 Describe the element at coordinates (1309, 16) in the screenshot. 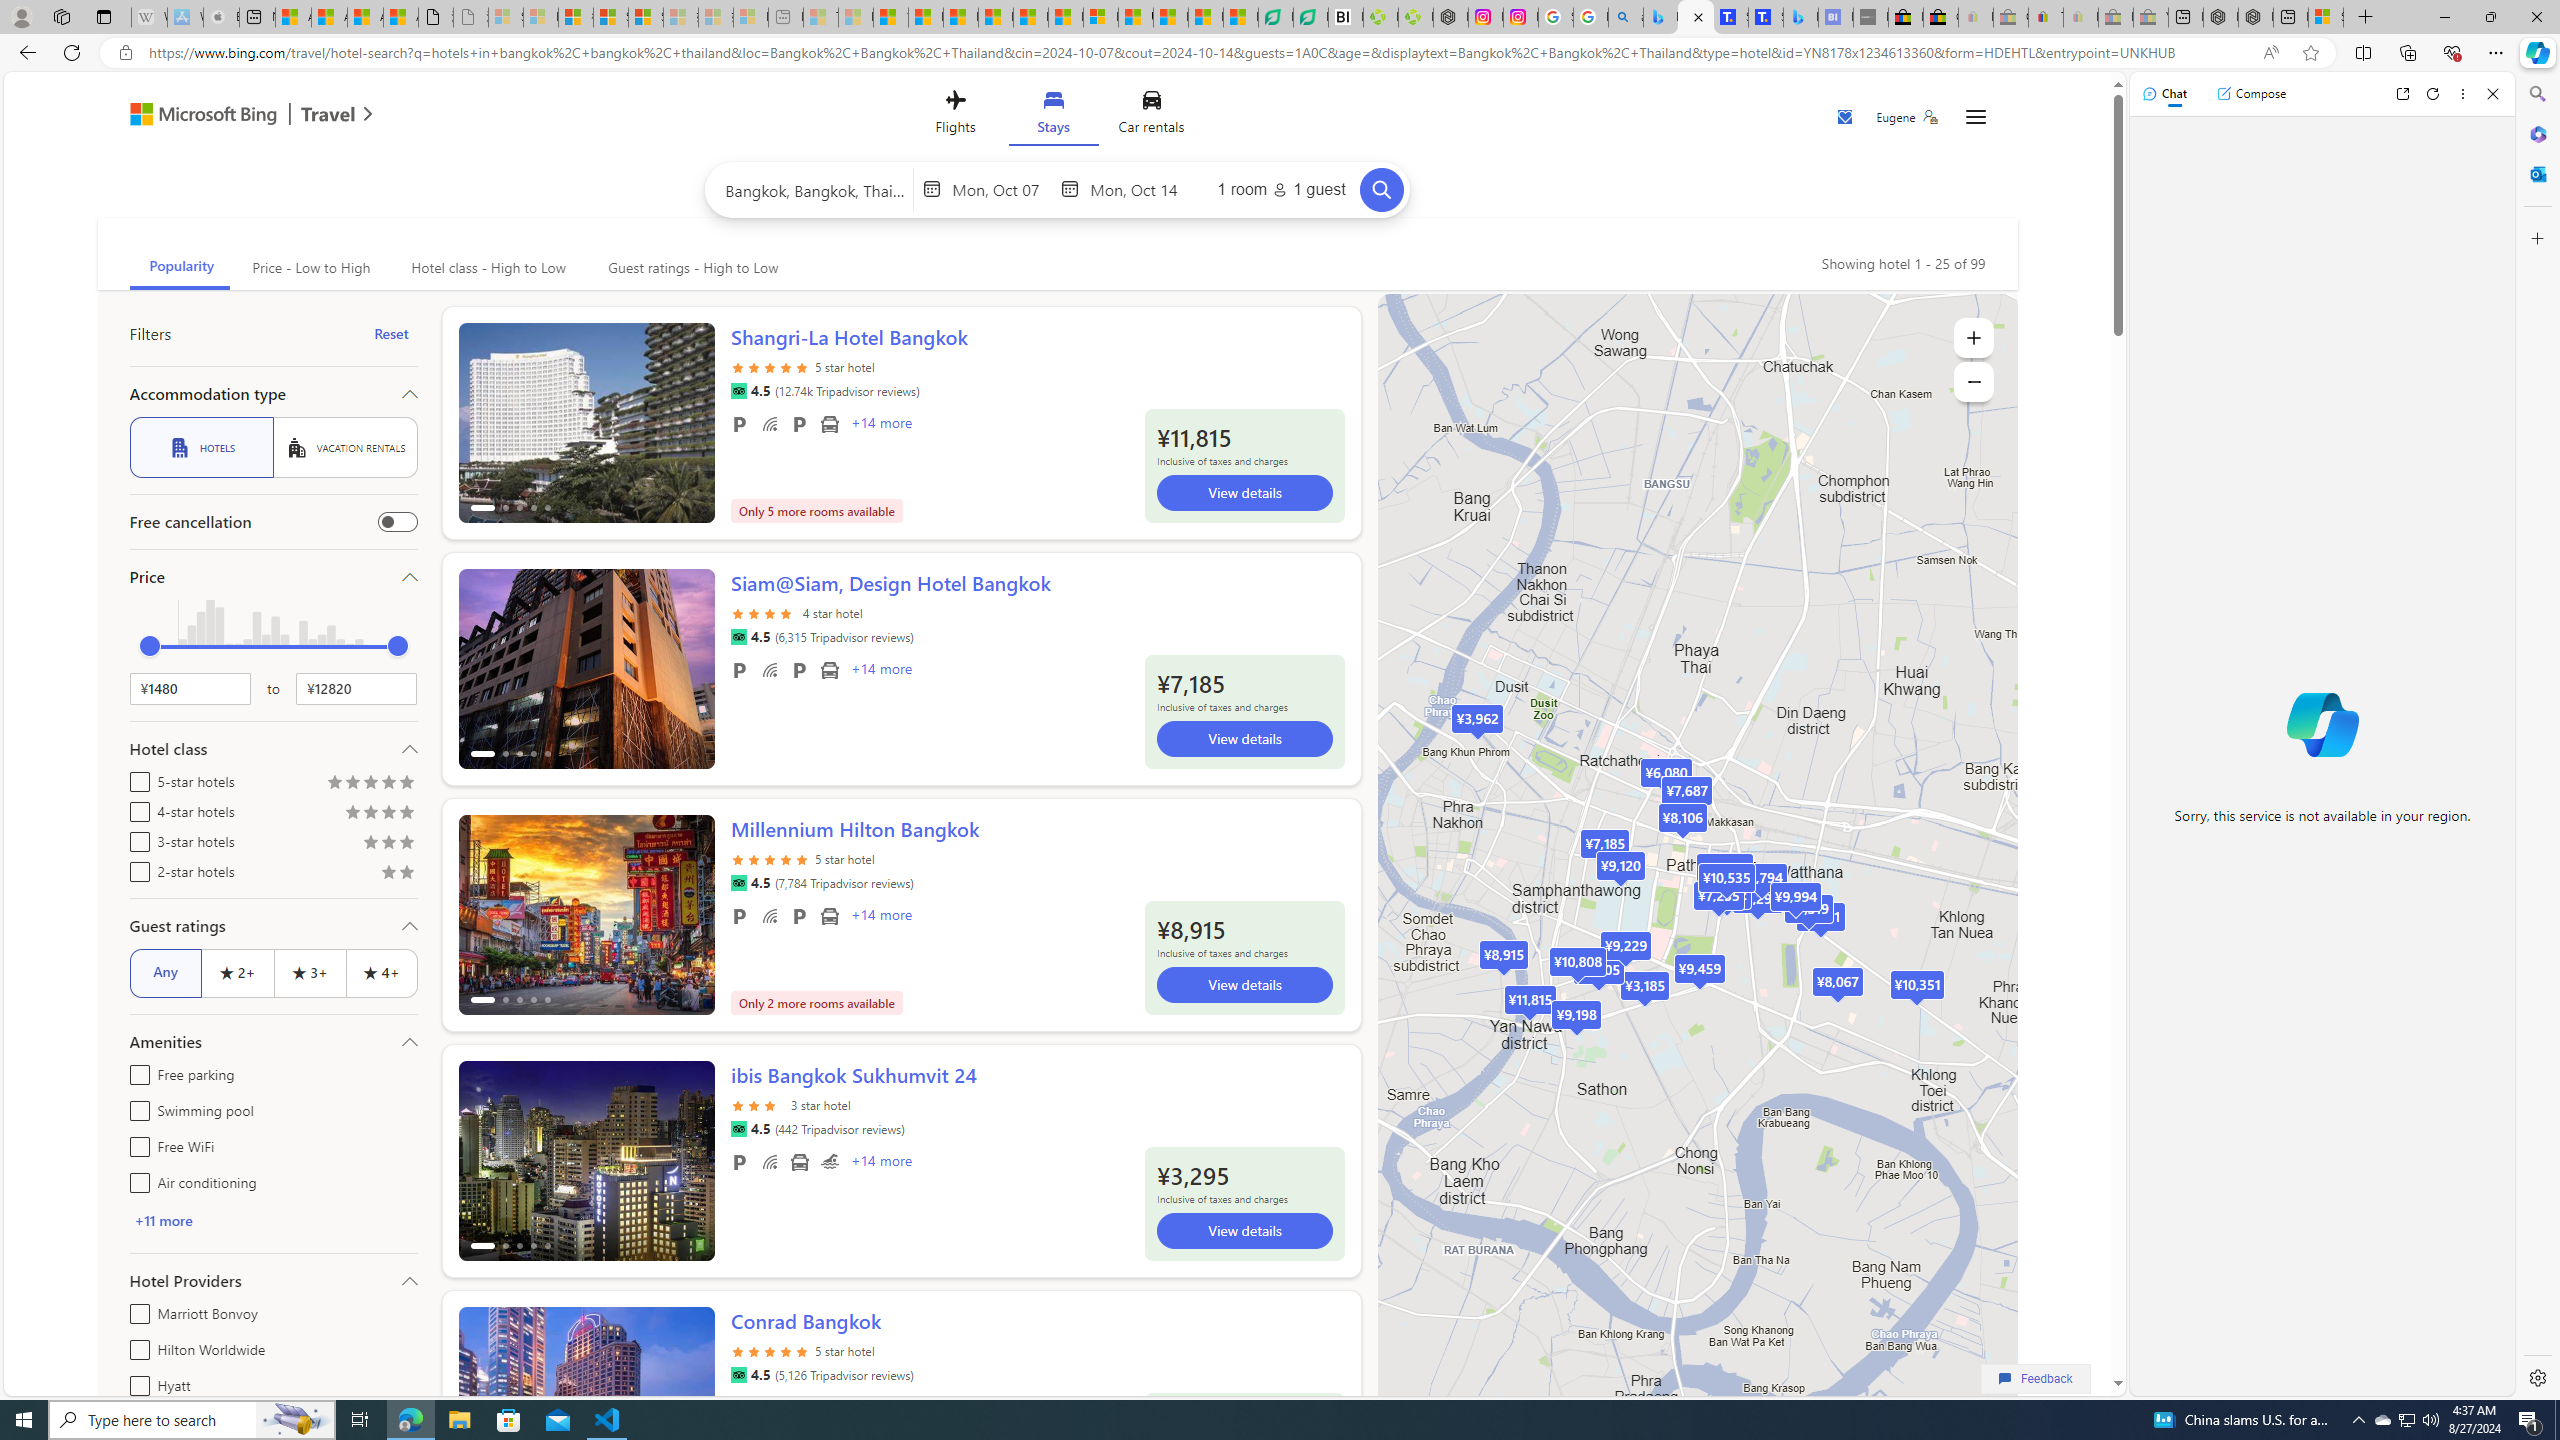

I see `'LendingTree - Compare Lenders'` at that location.